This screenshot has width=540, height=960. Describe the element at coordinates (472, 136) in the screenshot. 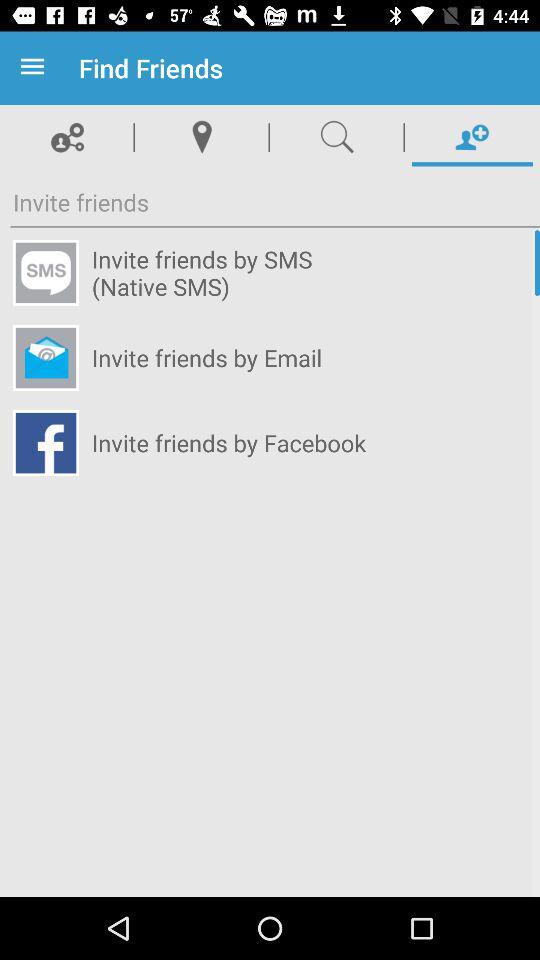

I see `clicki on the icon right next to search icon` at that location.